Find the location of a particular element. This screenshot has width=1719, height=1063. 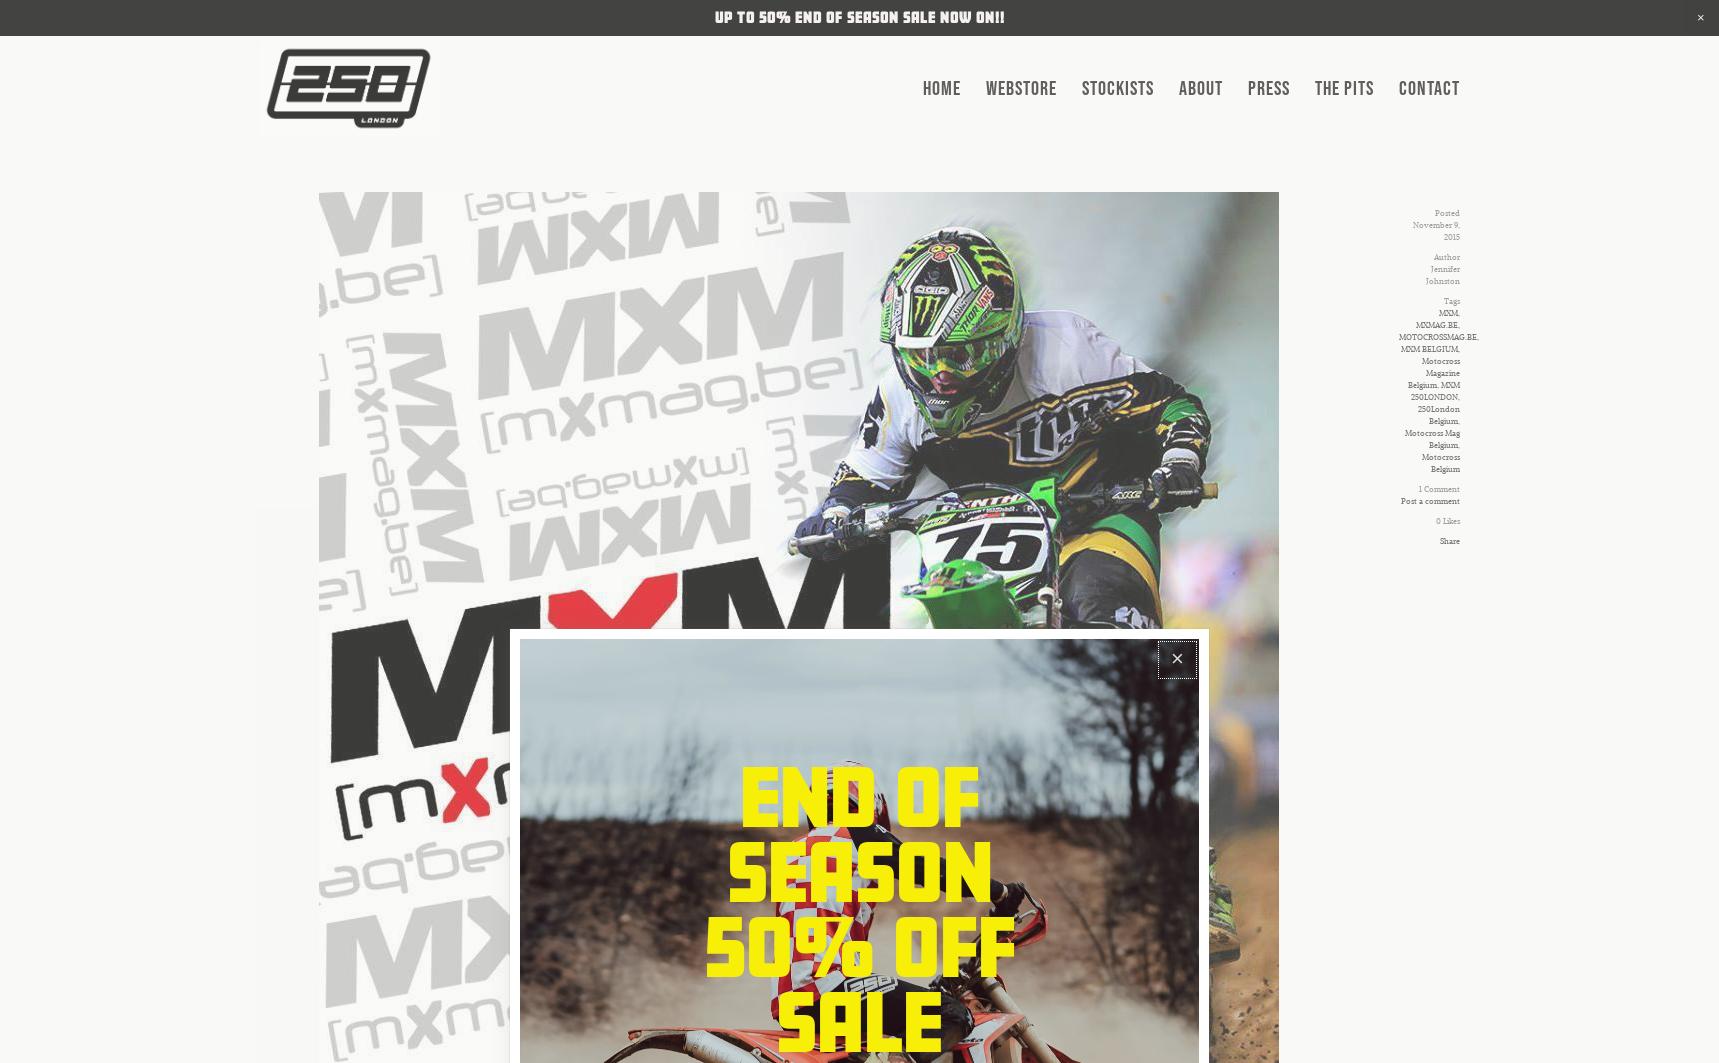

'HOME' is located at coordinates (922, 88).